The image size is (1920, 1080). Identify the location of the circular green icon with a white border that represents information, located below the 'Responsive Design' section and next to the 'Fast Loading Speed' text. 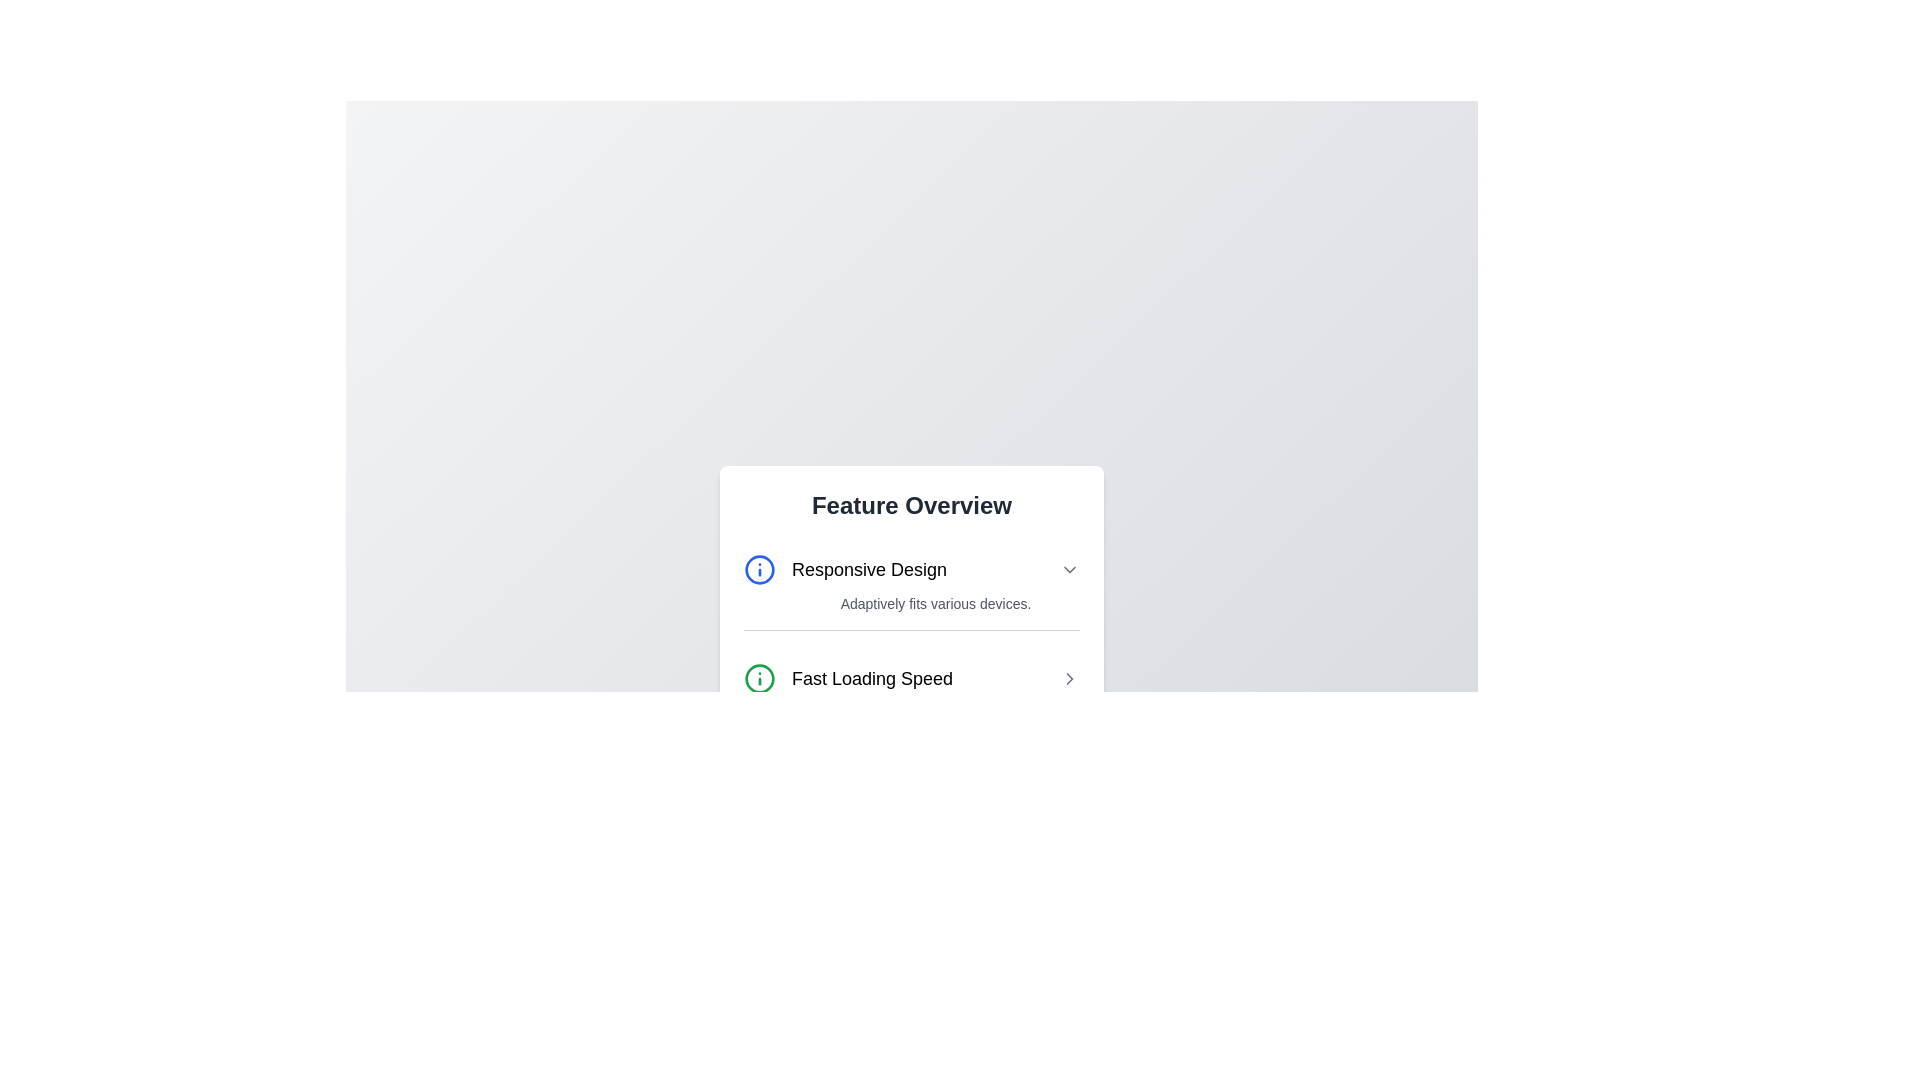
(758, 677).